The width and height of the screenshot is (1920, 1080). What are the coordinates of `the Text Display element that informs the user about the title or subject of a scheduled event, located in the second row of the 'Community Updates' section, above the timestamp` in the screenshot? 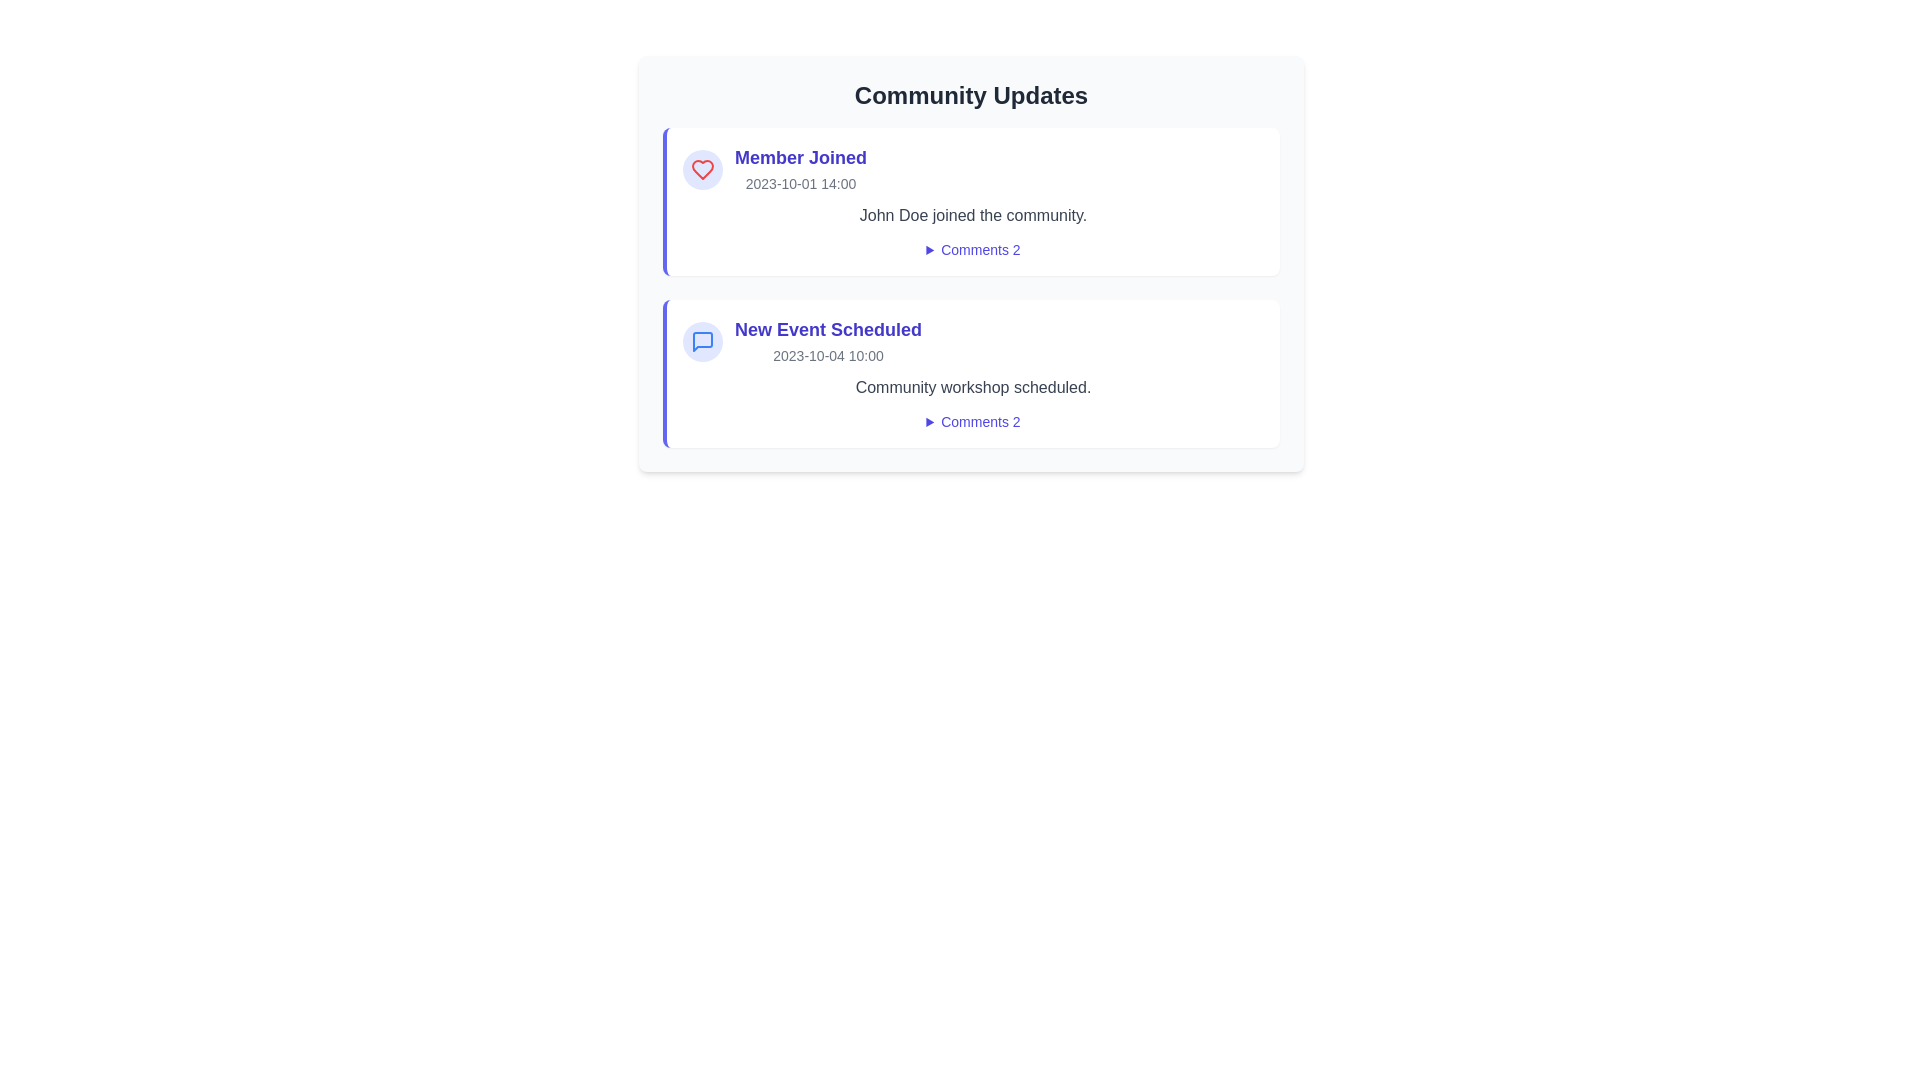 It's located at (828, 329).